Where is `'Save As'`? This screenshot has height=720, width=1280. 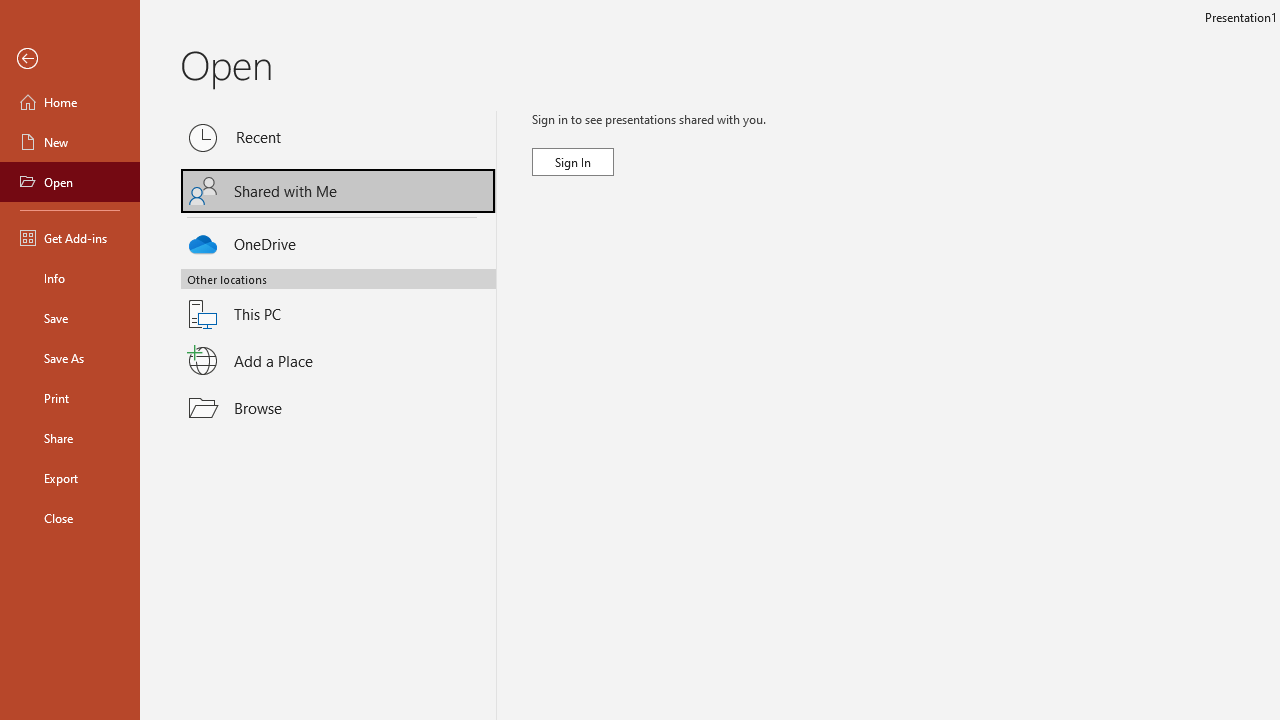
'Save As' is located at coordinates (69, 356).